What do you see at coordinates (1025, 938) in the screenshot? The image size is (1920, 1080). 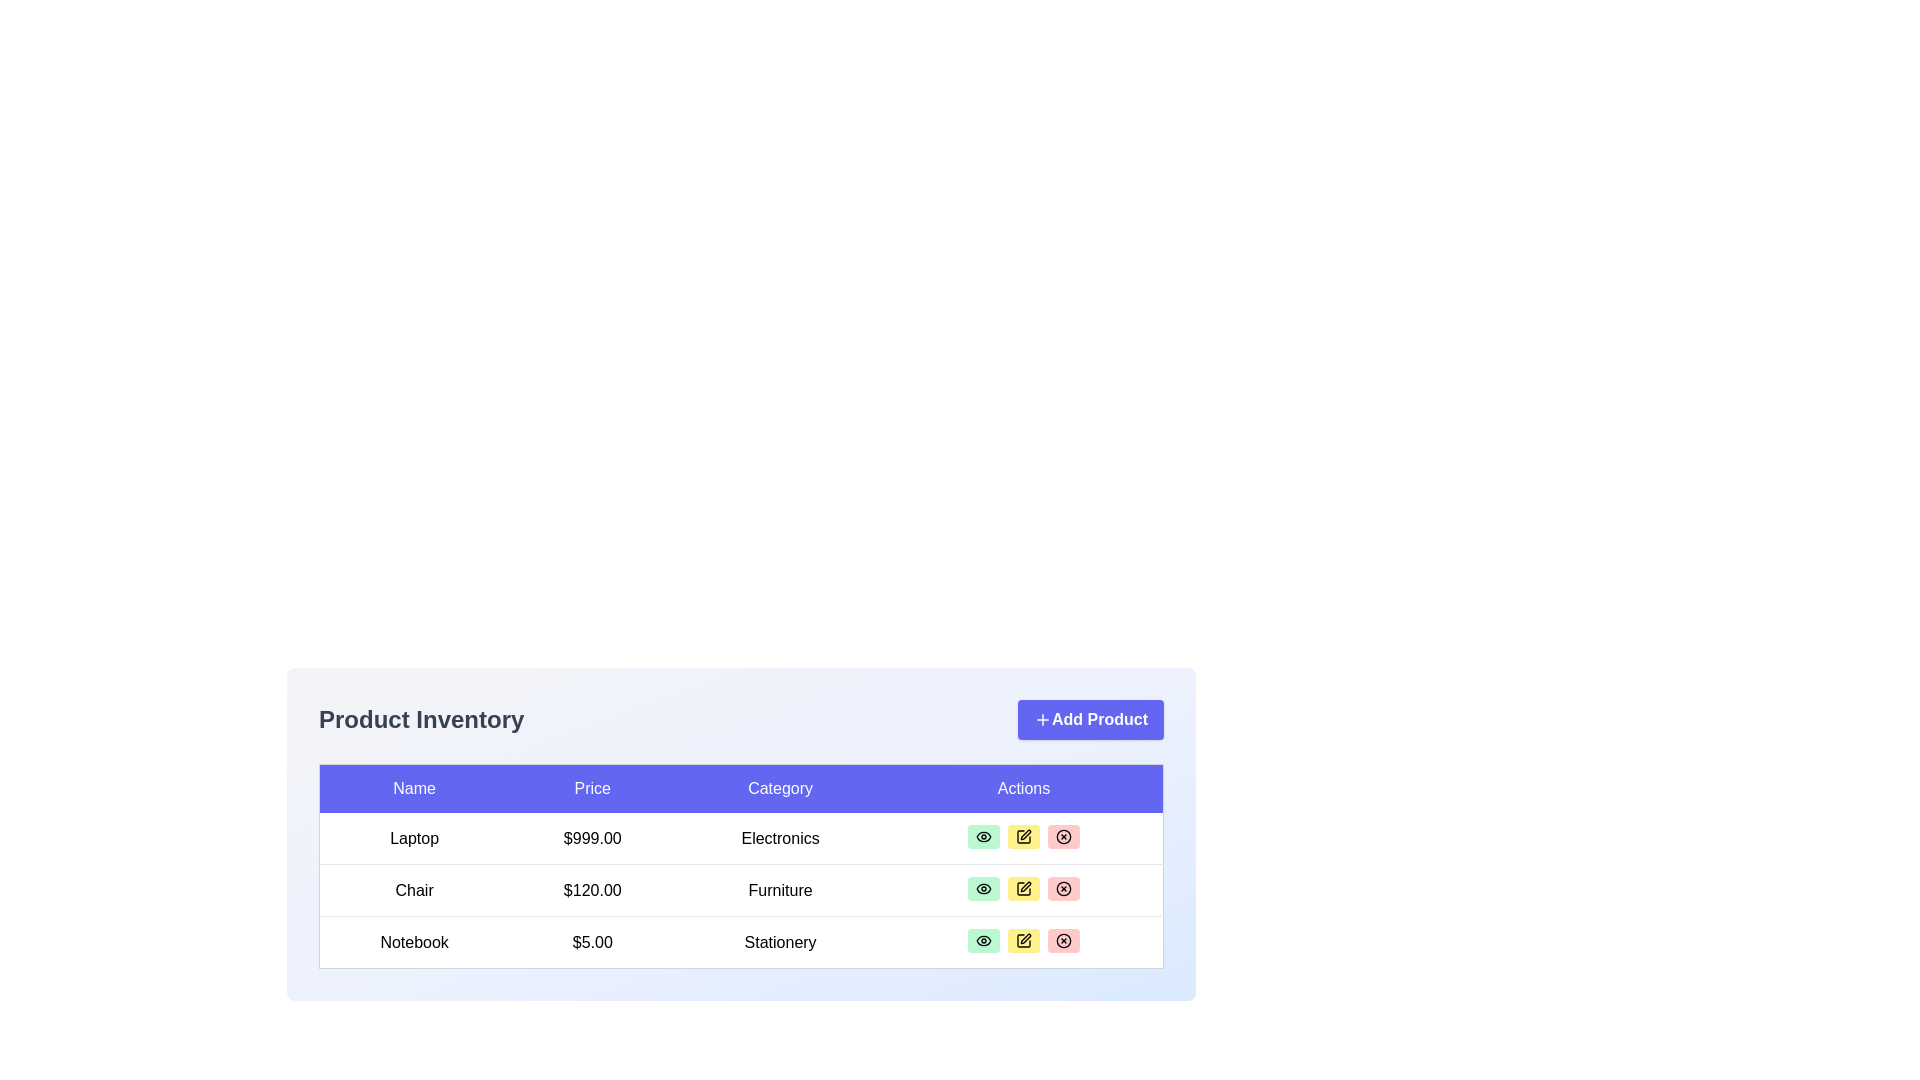 I see `the yellow pencil icon button located in the 'Actions' column of the last row in the table to initiate the edit action` at bounding box center [1025, 938].